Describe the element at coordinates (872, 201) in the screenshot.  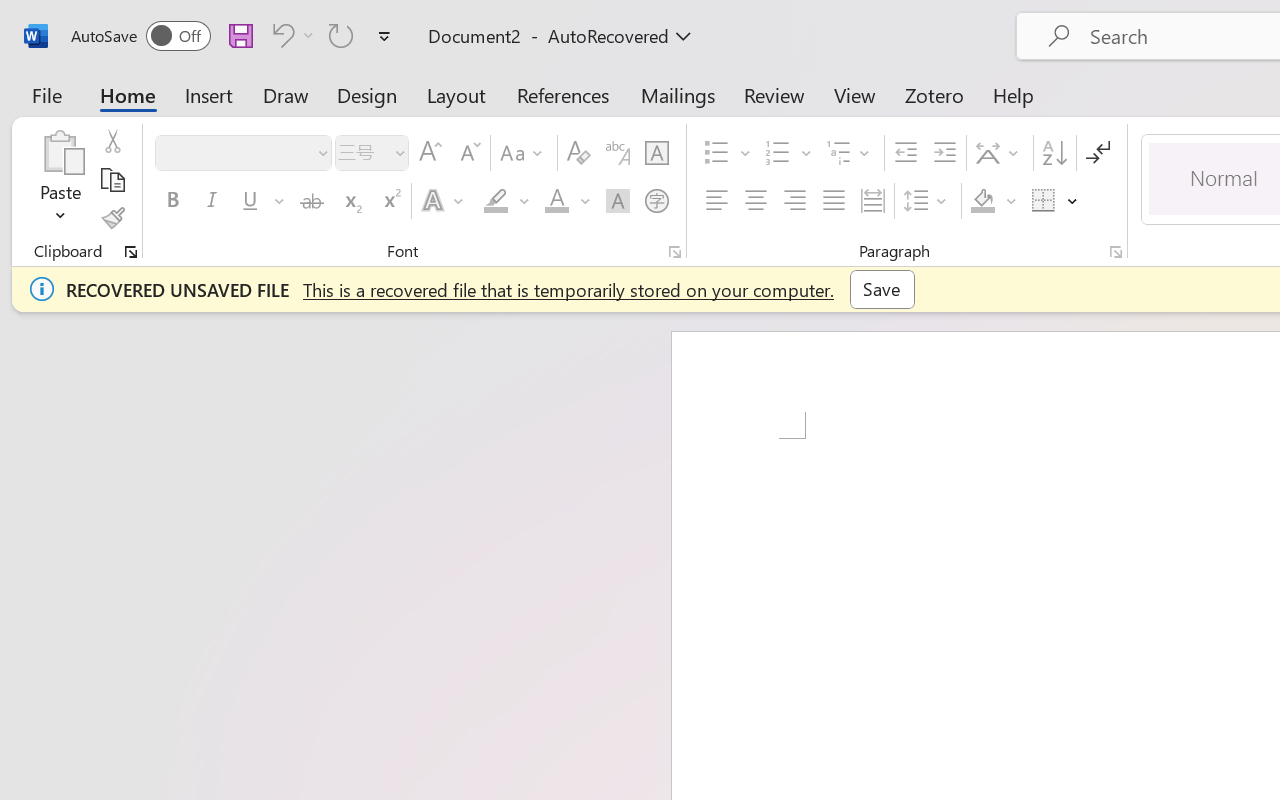
I see `'Distributed'` at that location.